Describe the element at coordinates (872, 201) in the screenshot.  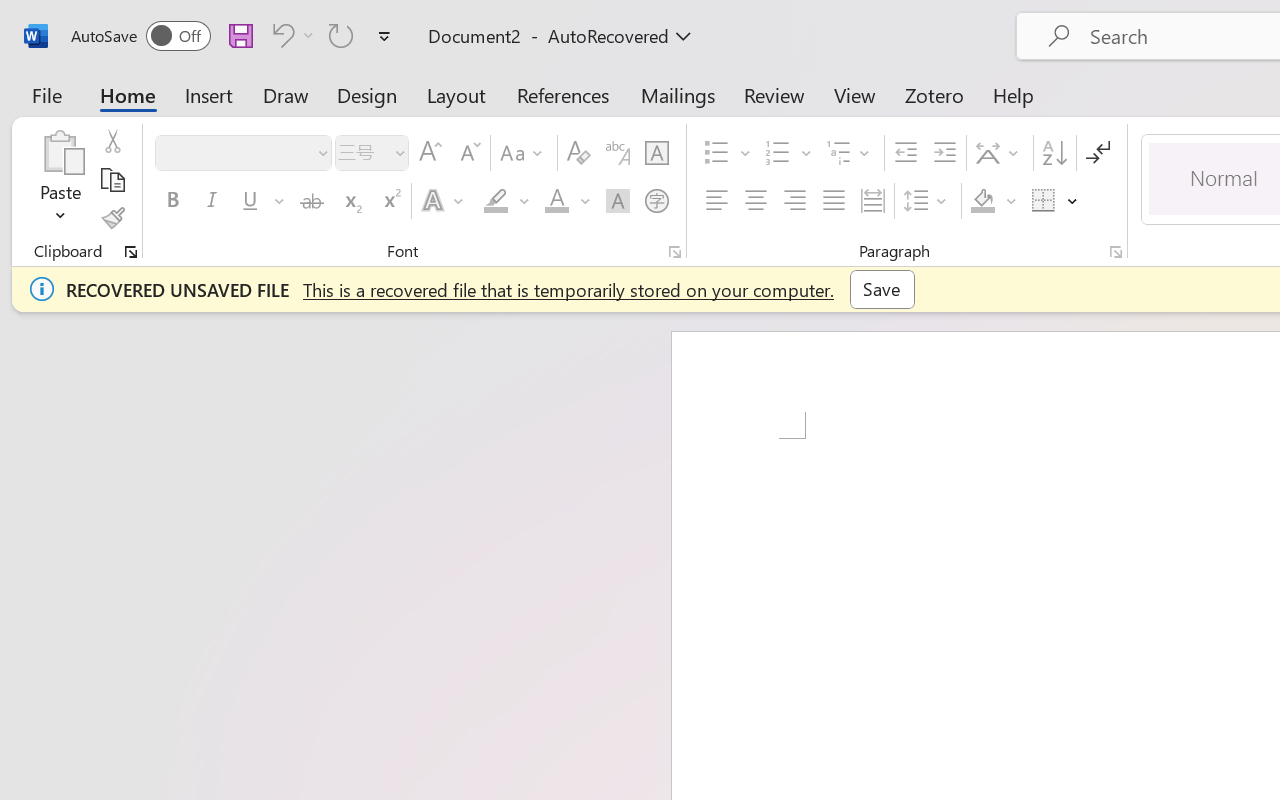
I see `'Distributed'` at that location.